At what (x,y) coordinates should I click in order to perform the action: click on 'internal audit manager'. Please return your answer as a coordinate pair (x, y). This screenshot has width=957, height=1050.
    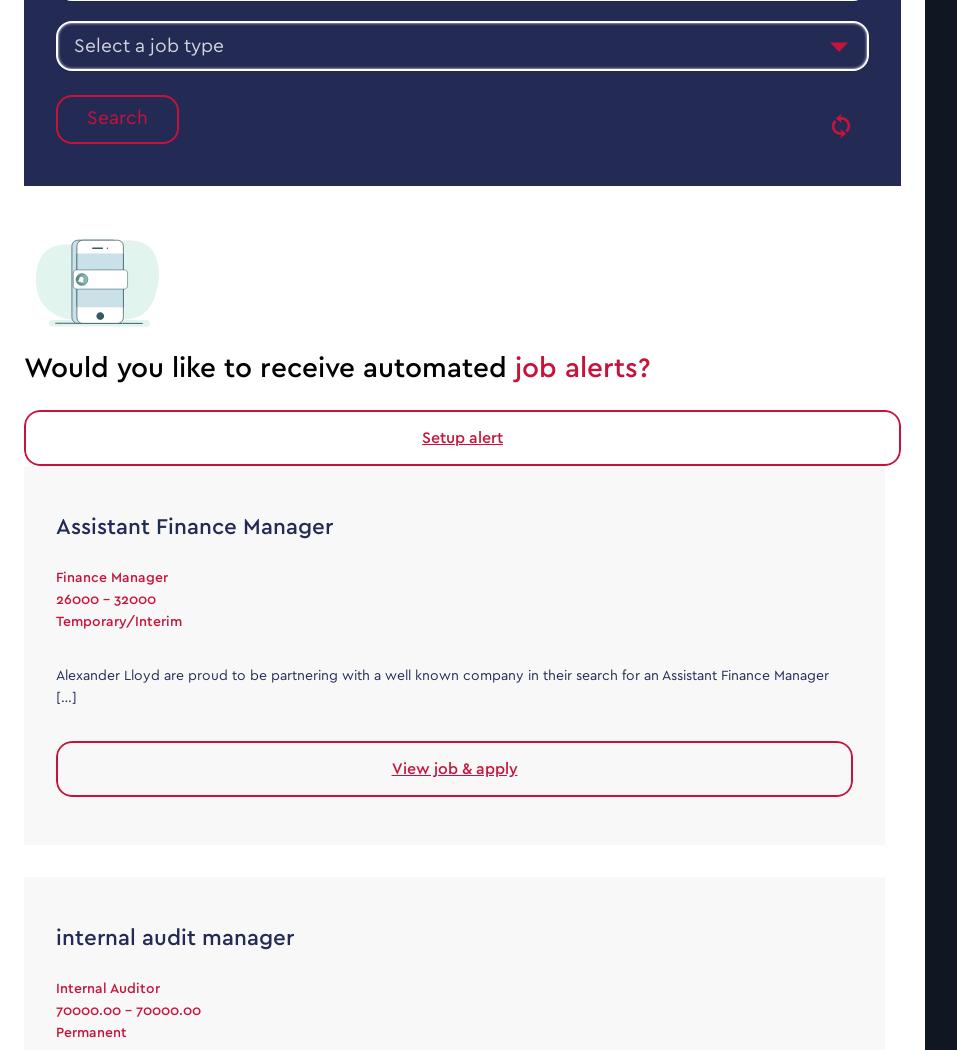
    Looking at the image, I should click on (175, 937).